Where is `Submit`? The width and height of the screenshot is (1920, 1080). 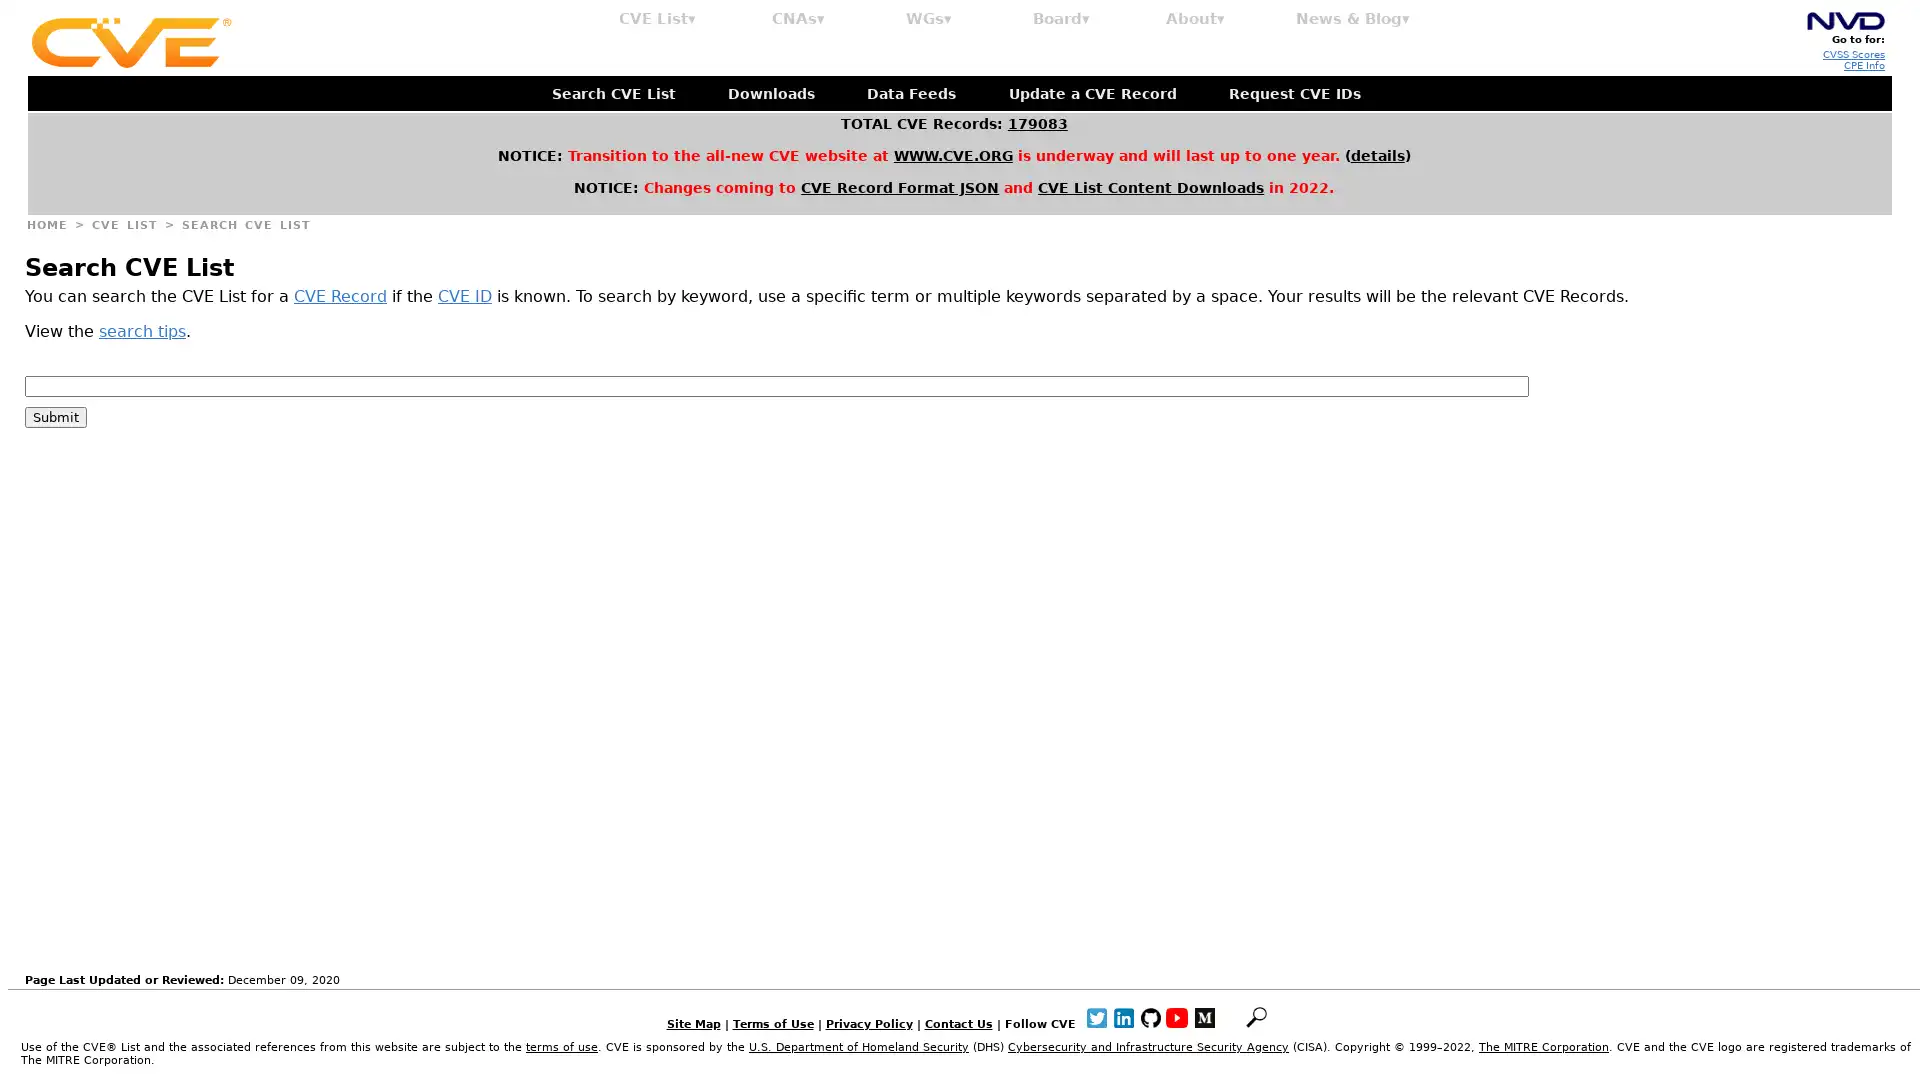 Submit is located at coordinates (56, 415).